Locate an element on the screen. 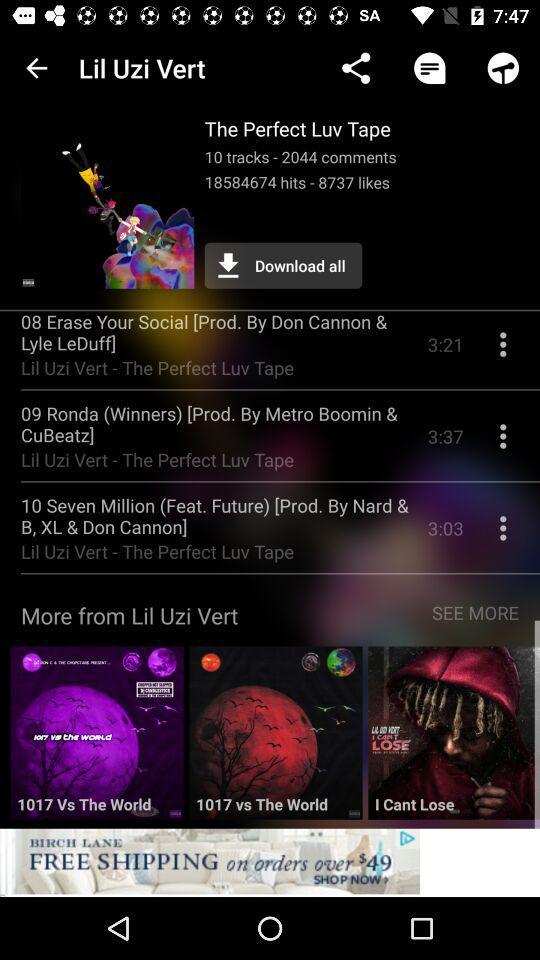 The image size is (540, 960). show video options is located at coordinates (502, 352).